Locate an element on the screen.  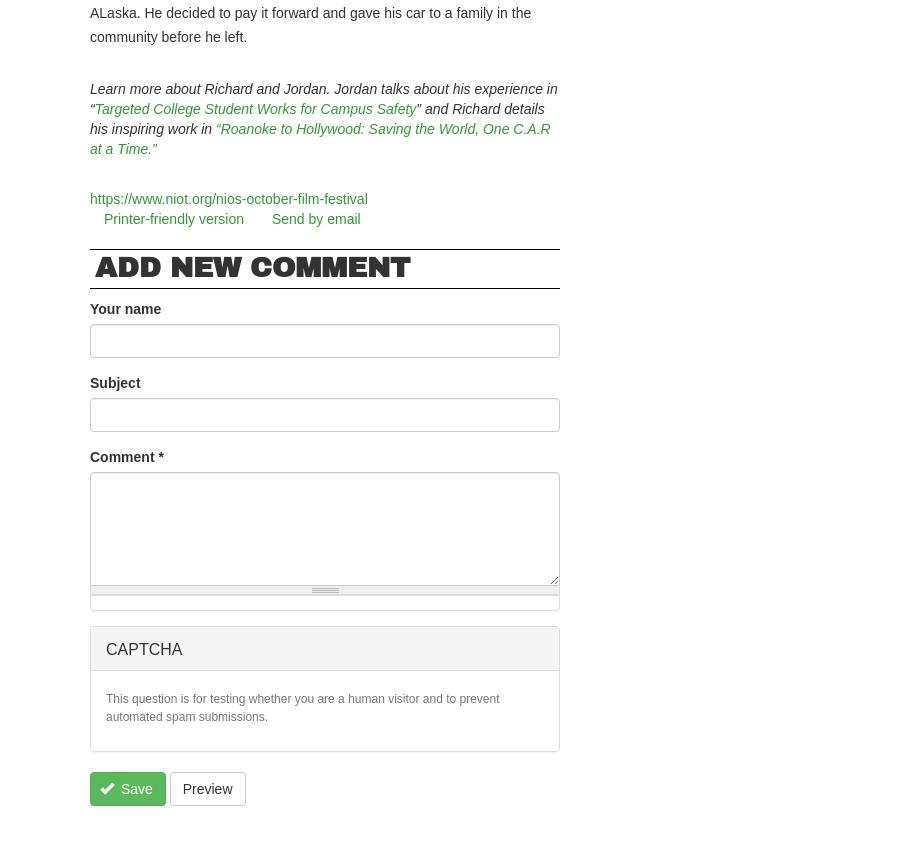
'Save' is located at coordinates (134, 788).